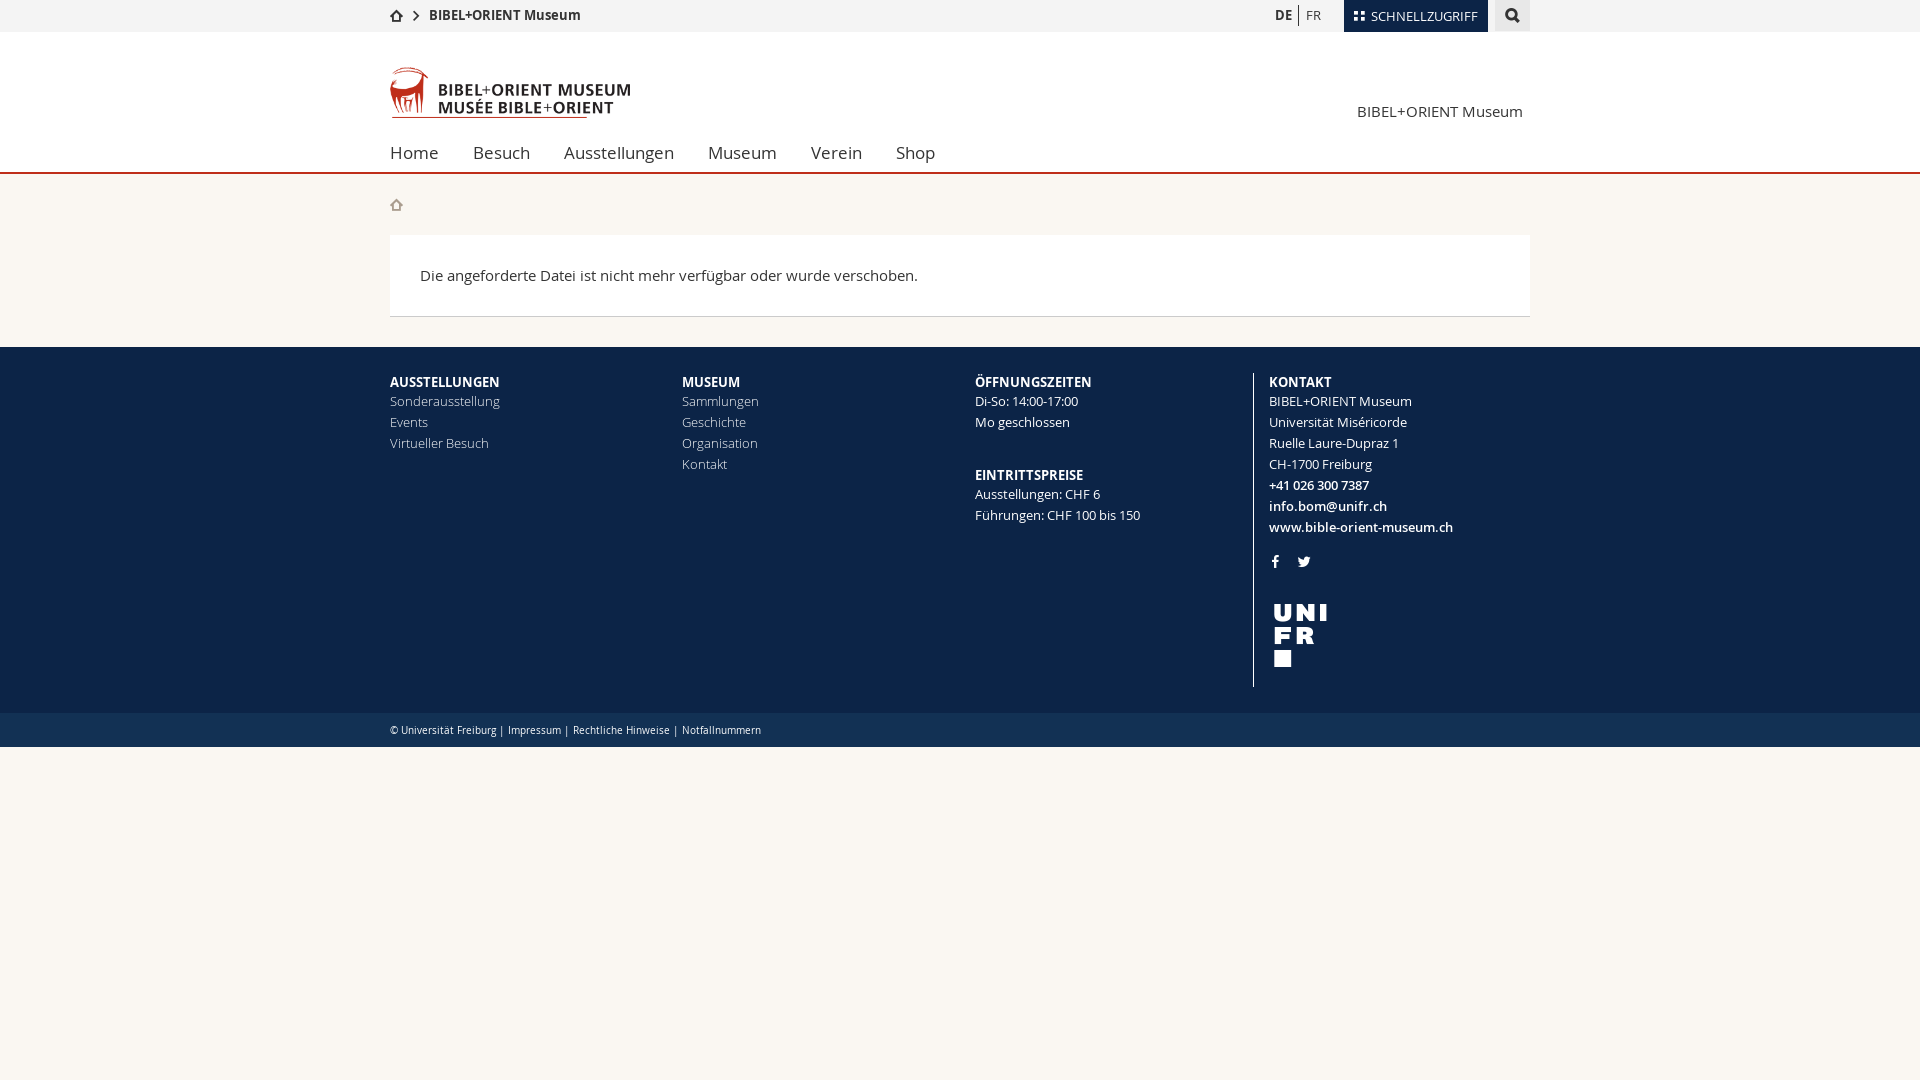 The width and height of the screenshot is (1920, 1080). What do you see at coordinates (1344, 15) in the screenshot?
I see `'SCHNELLZUGRIFF'` at bounding box center [1344, 15].